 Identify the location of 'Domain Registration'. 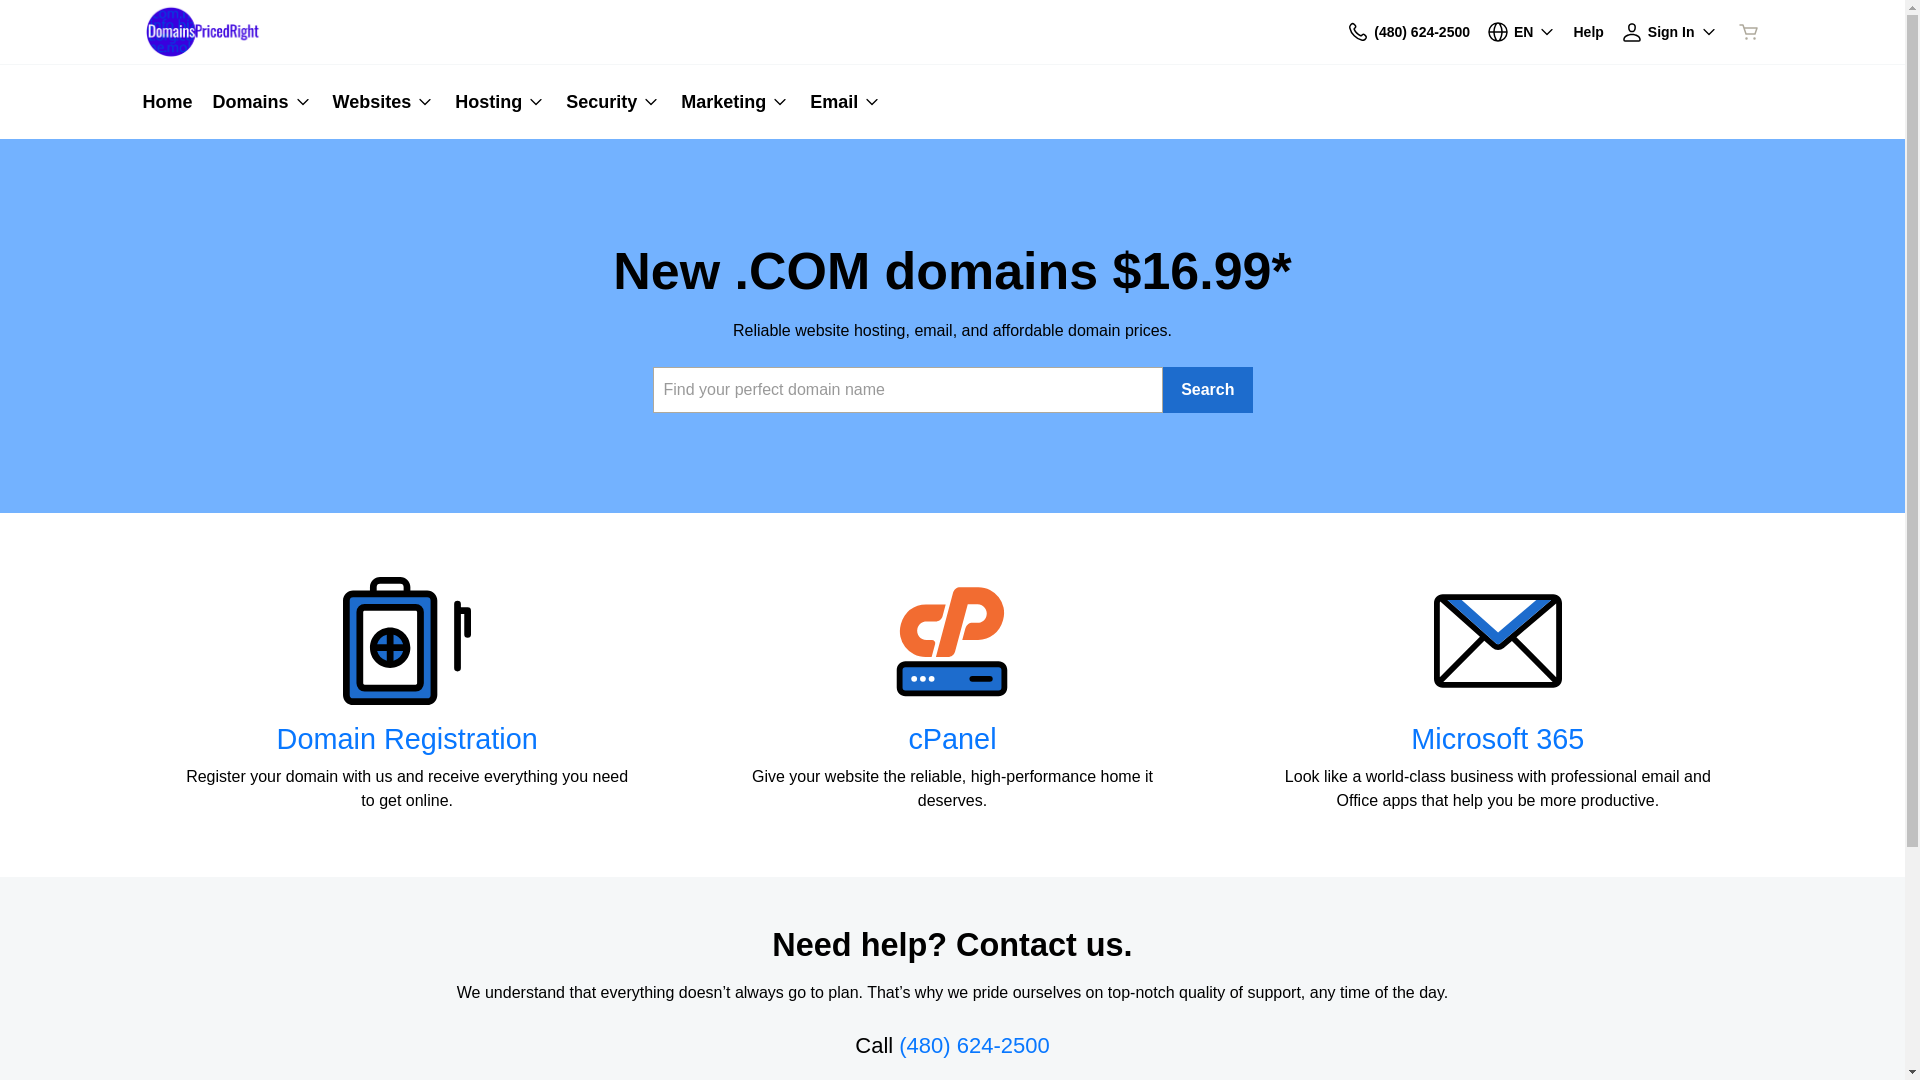
(406, 739).